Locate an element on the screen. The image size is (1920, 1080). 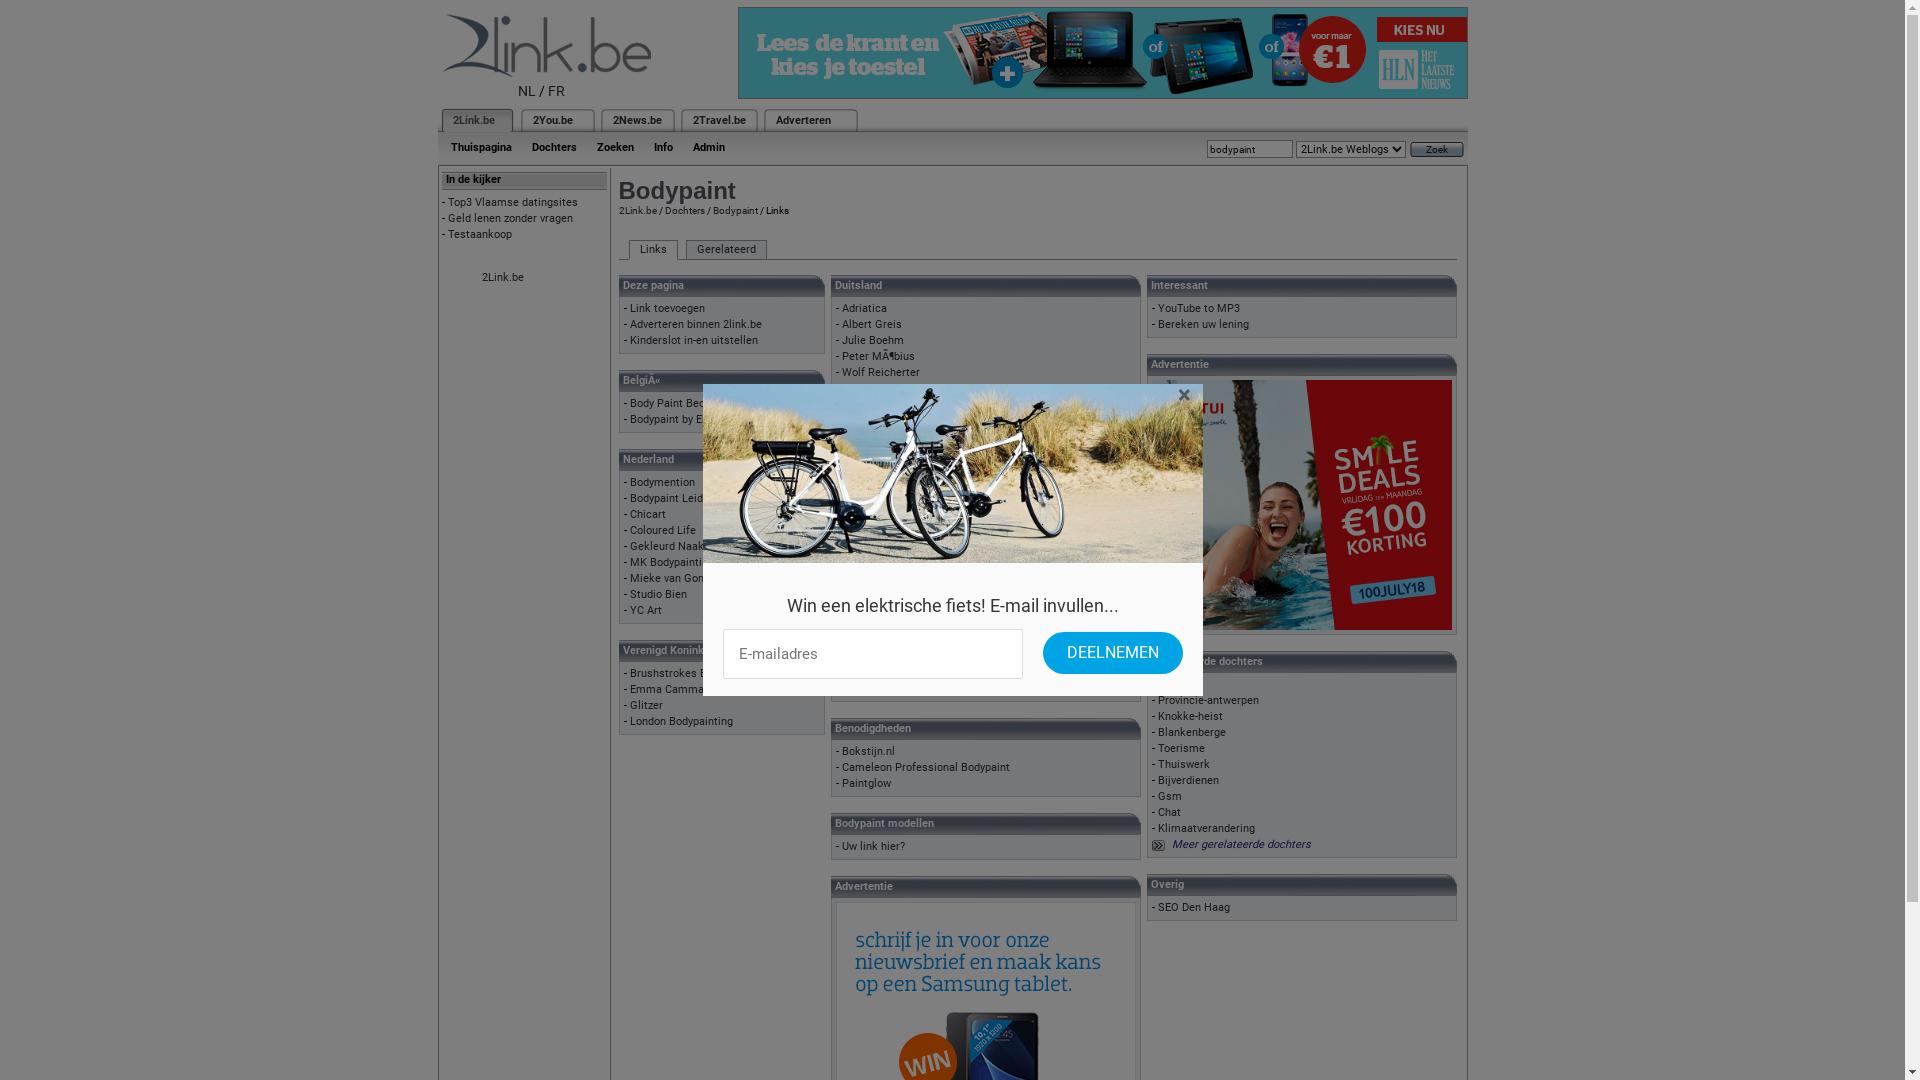
'Top3 Vlaamse datingsites' is located at coordinates (513, 202).